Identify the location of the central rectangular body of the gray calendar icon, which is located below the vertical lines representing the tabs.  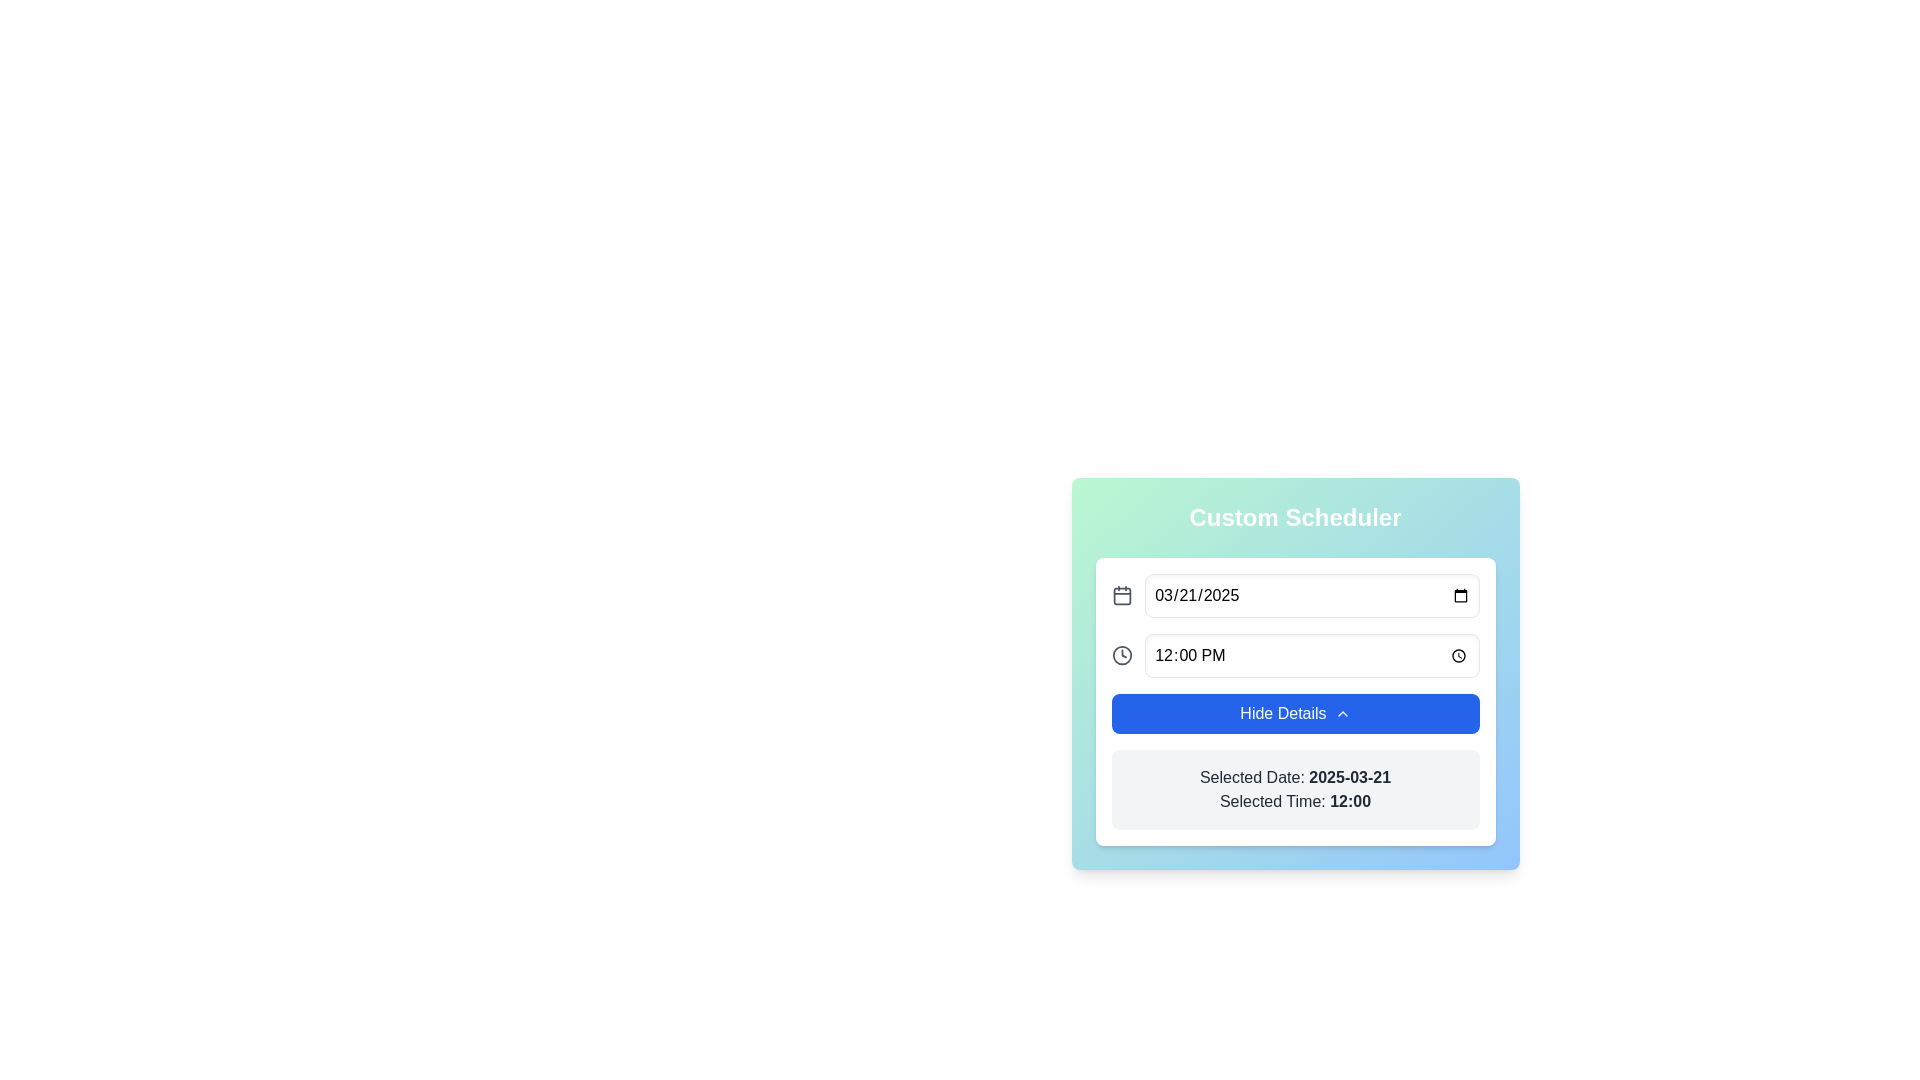
(1122, 595).